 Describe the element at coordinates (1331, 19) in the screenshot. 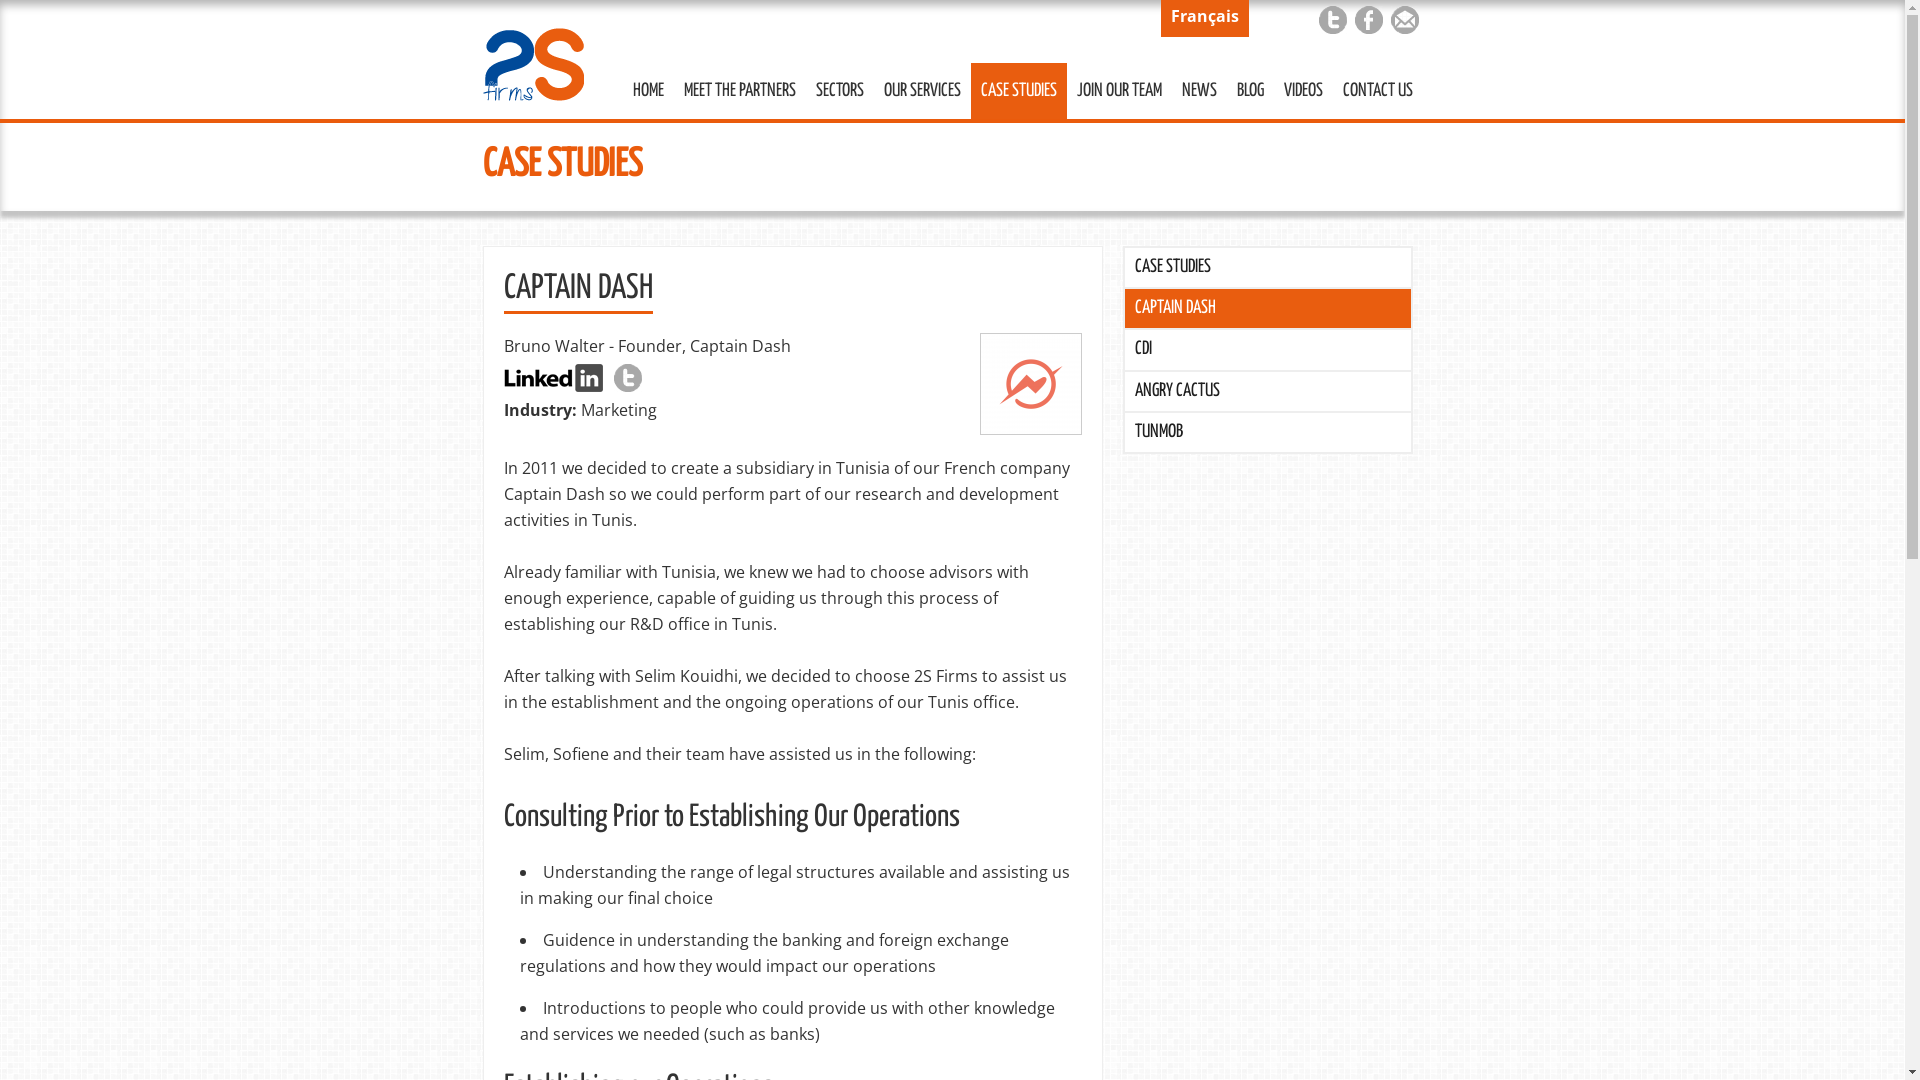

I see `'Twitter'` at that location.